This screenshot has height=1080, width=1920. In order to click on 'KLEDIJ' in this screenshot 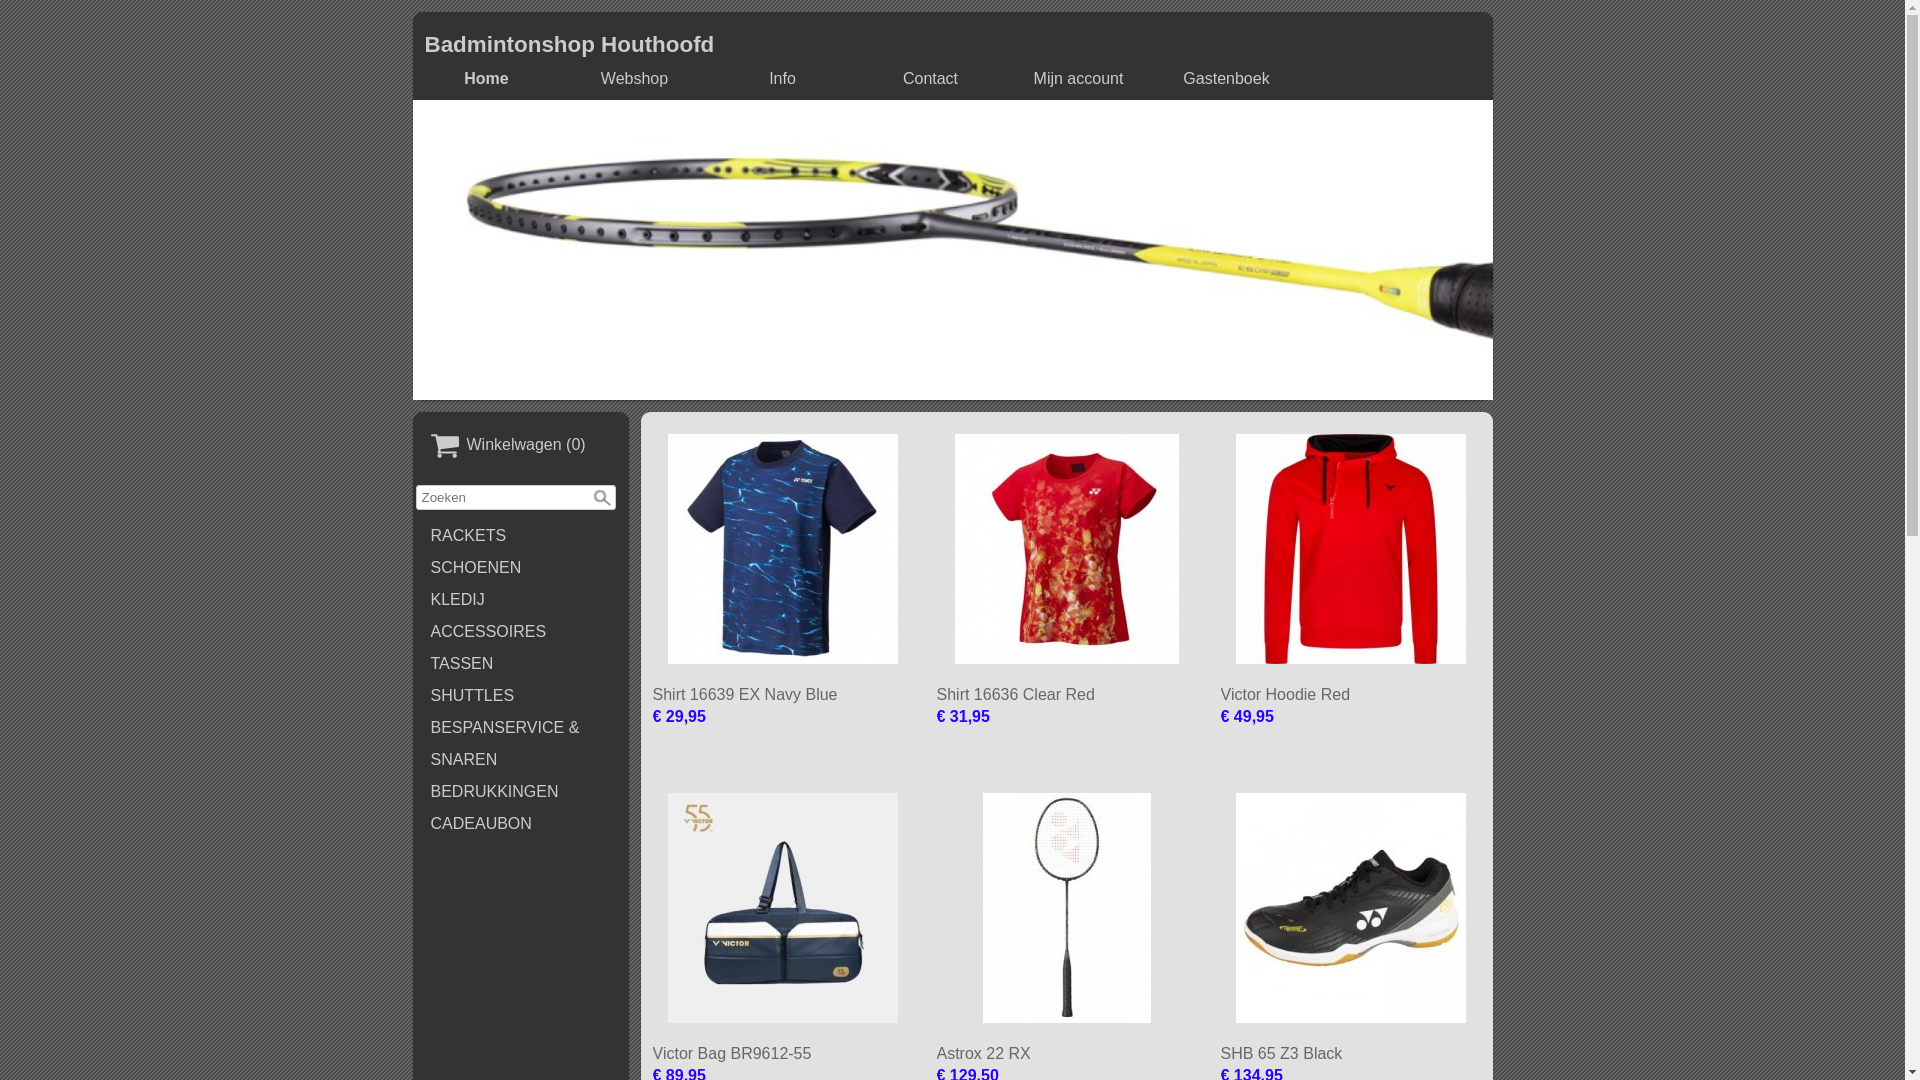, I will do `click(521, 599)`.